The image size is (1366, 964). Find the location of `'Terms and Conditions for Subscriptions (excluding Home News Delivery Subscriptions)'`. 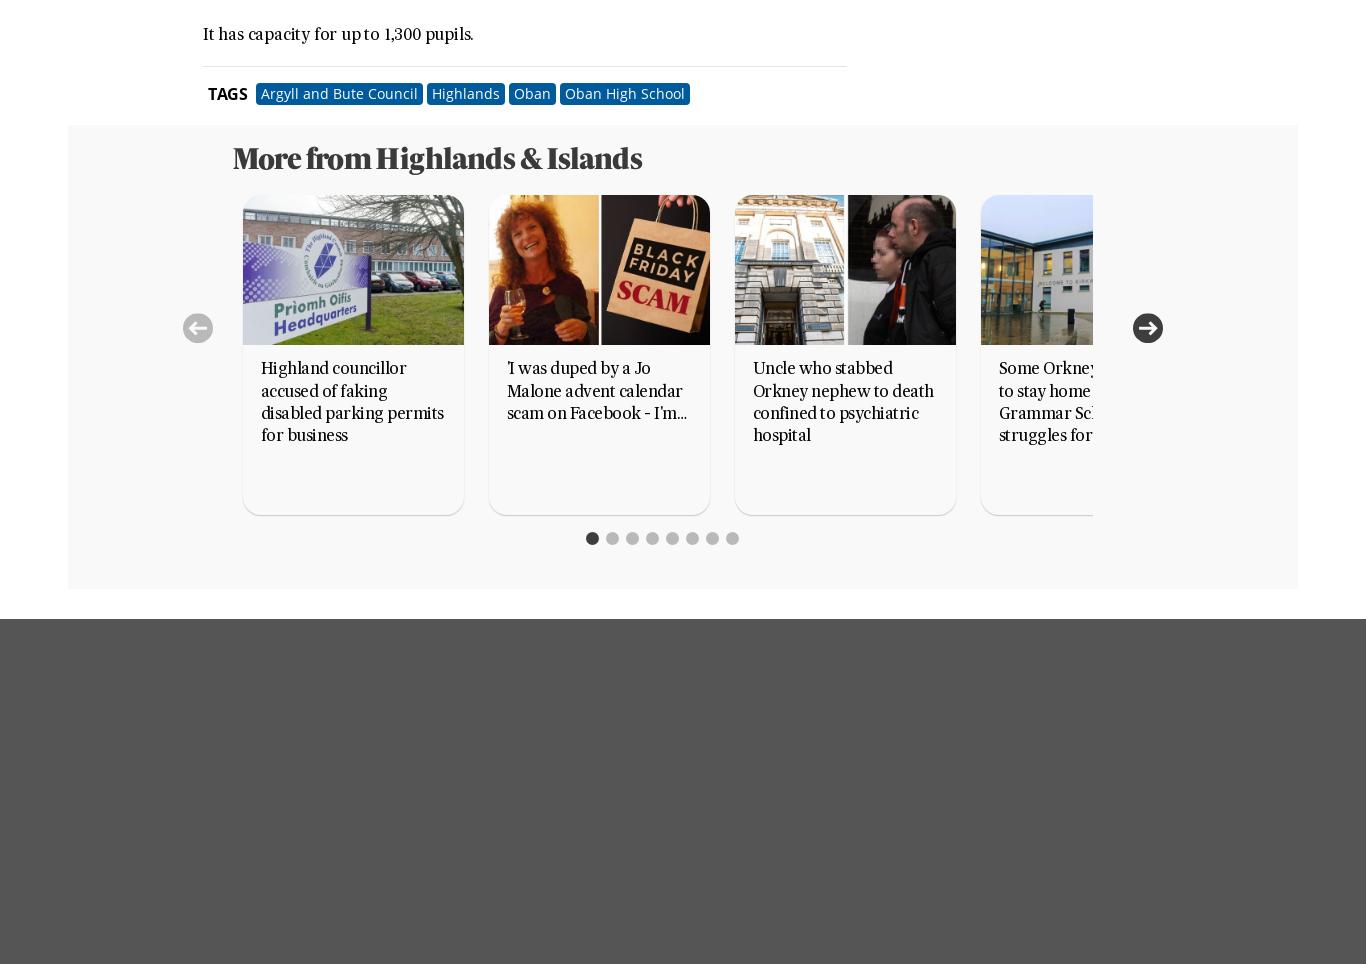

'Terms and Conditions for Subscriptions (excluding Home News Delivery Subscriptions)' is located at coordinates (582, 693).